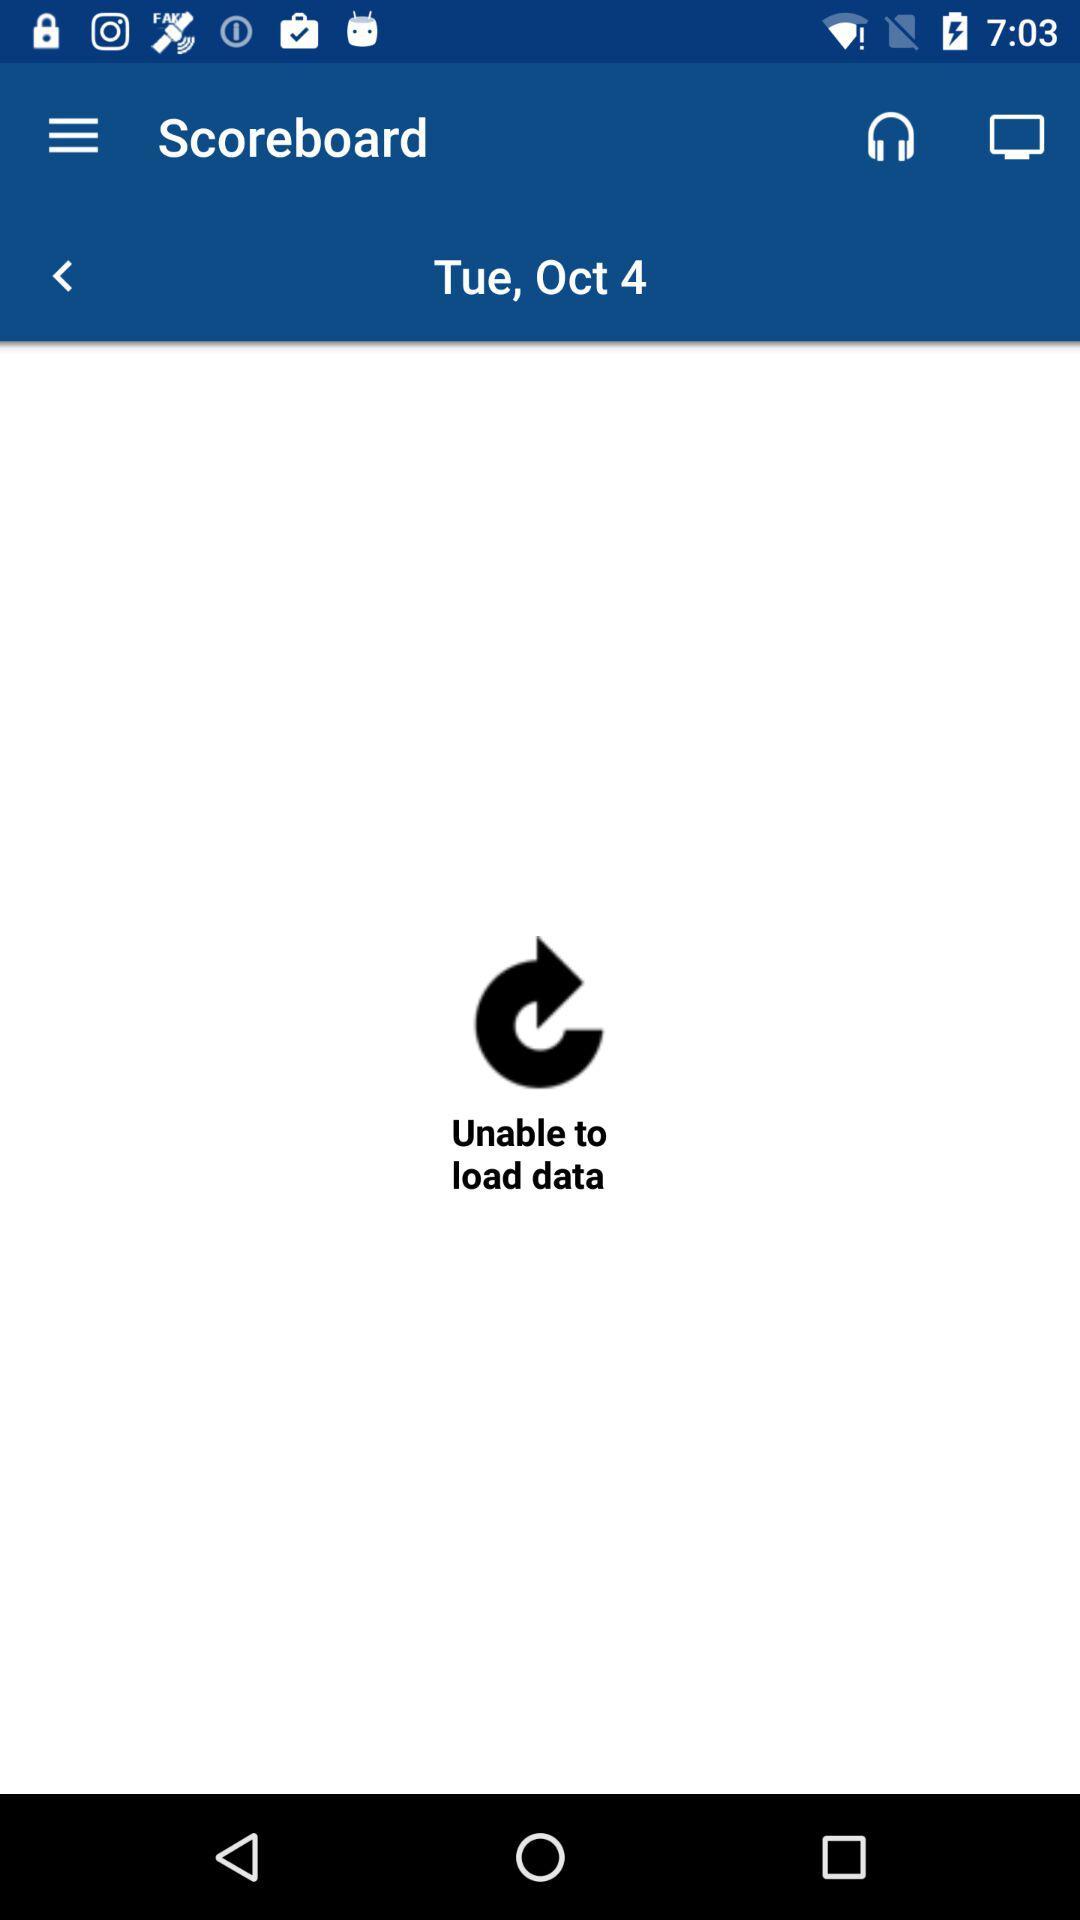 Image resolution: width=1080 pixels, height=1920 pixels. I want to click on icon next to tue, oct 4 item, so click(61, 274).